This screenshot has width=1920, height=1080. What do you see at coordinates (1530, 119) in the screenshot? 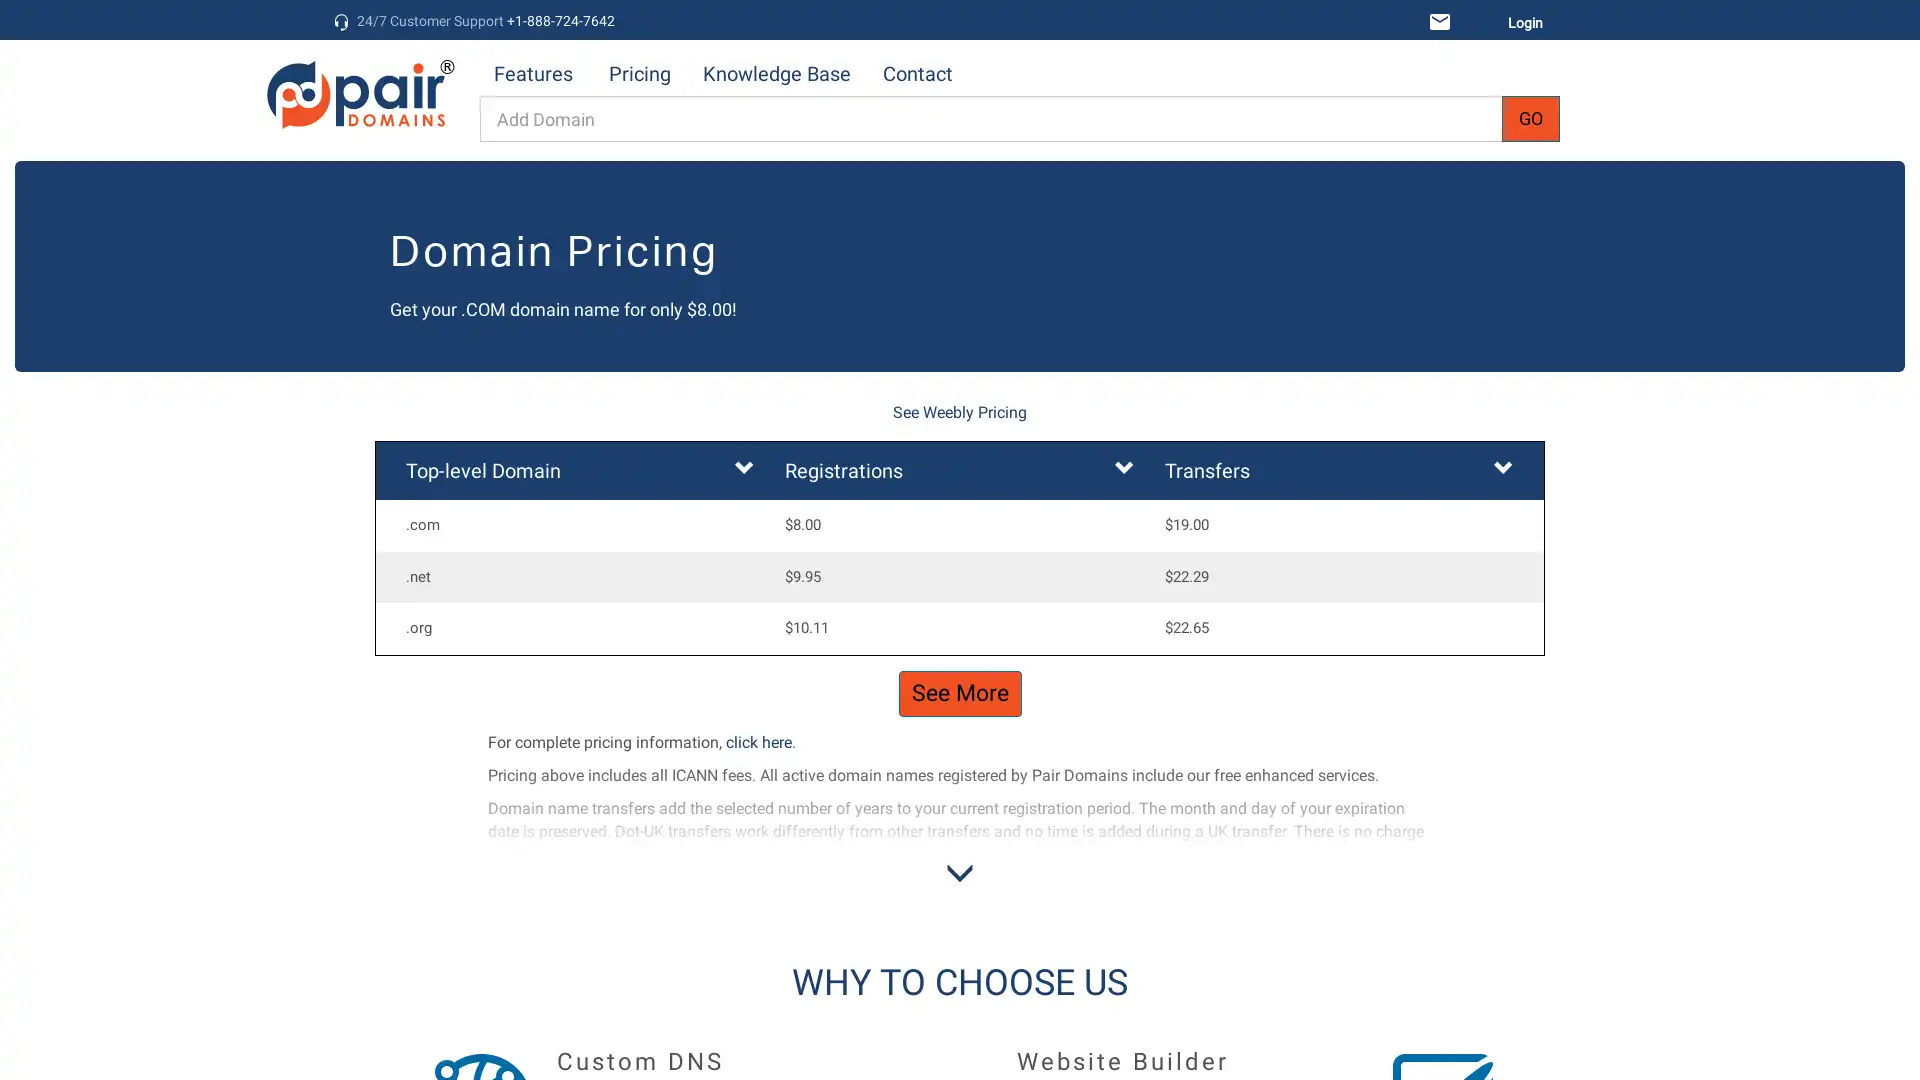
I see `GO` at bounding box center [1530, 119].